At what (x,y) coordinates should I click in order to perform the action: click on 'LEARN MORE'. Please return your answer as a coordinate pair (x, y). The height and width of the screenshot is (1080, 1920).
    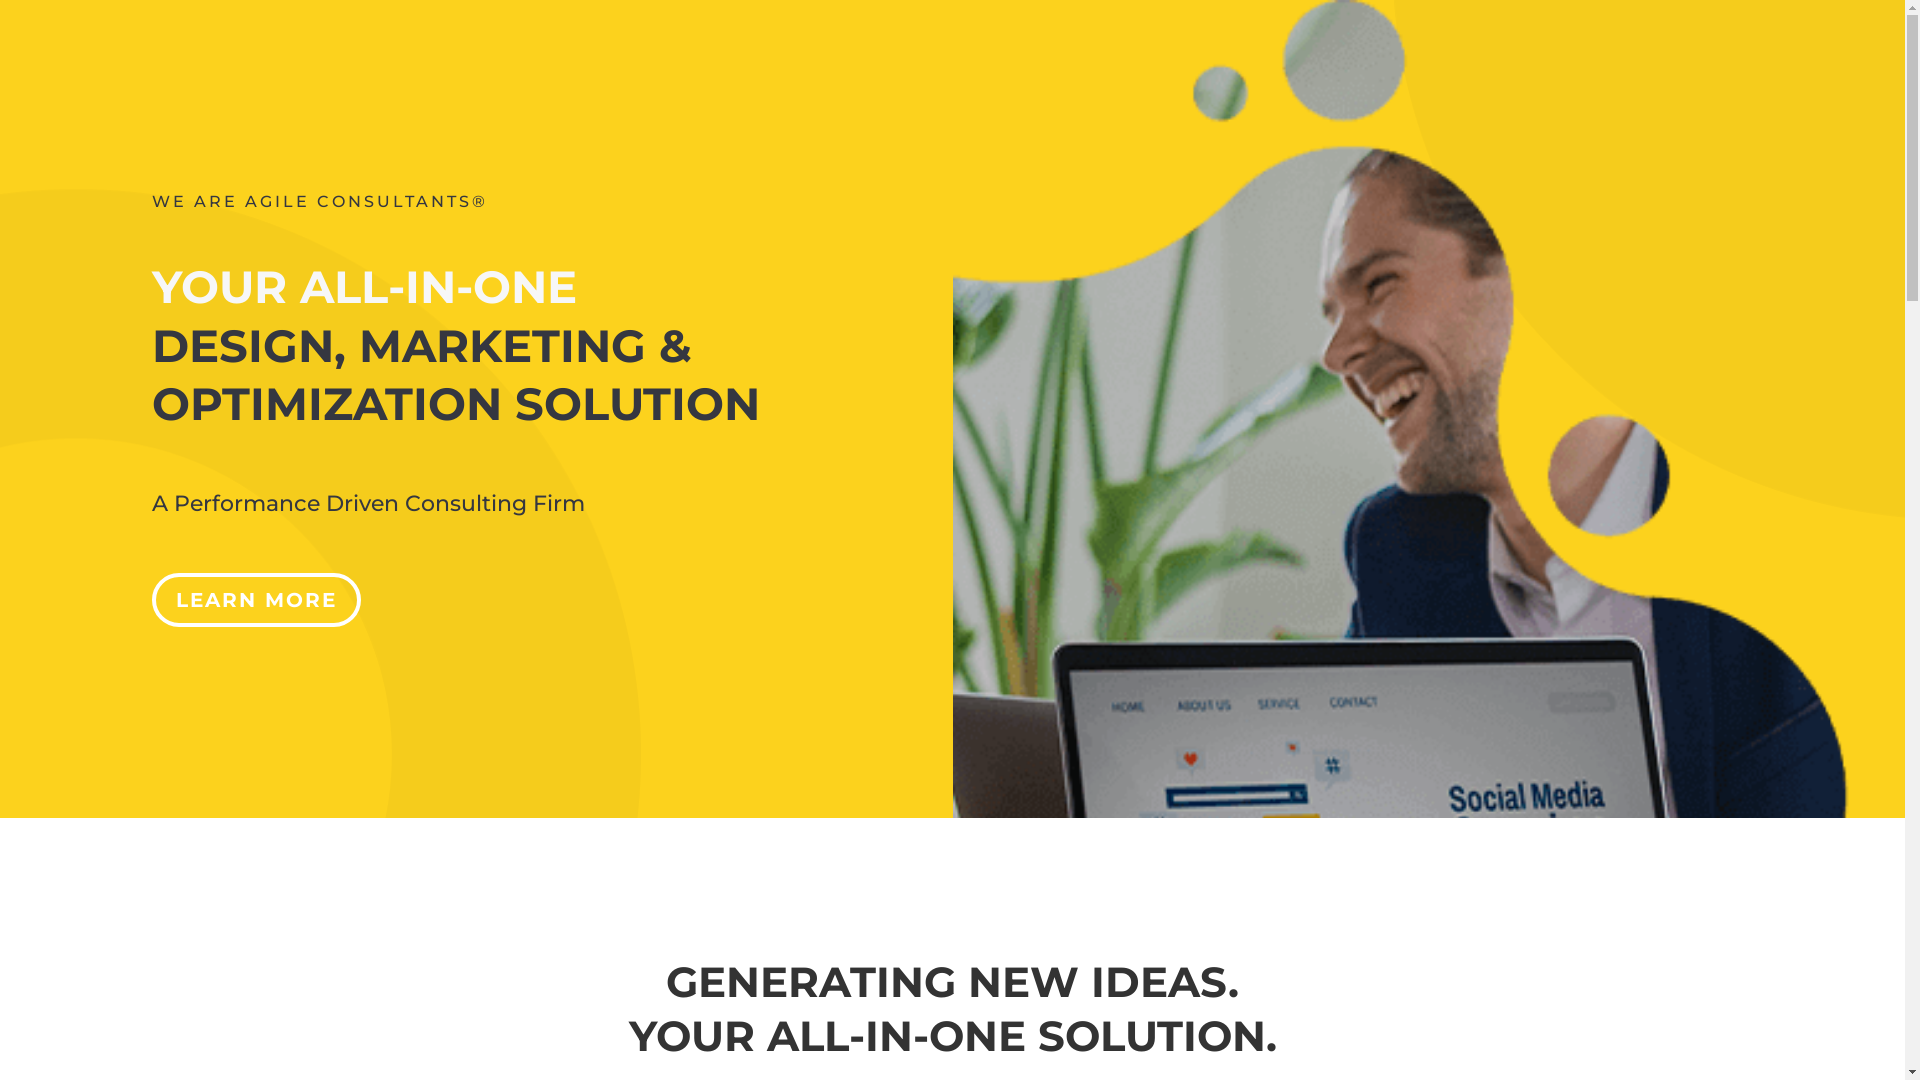
    Looking at the image, I should click on (255, 599).